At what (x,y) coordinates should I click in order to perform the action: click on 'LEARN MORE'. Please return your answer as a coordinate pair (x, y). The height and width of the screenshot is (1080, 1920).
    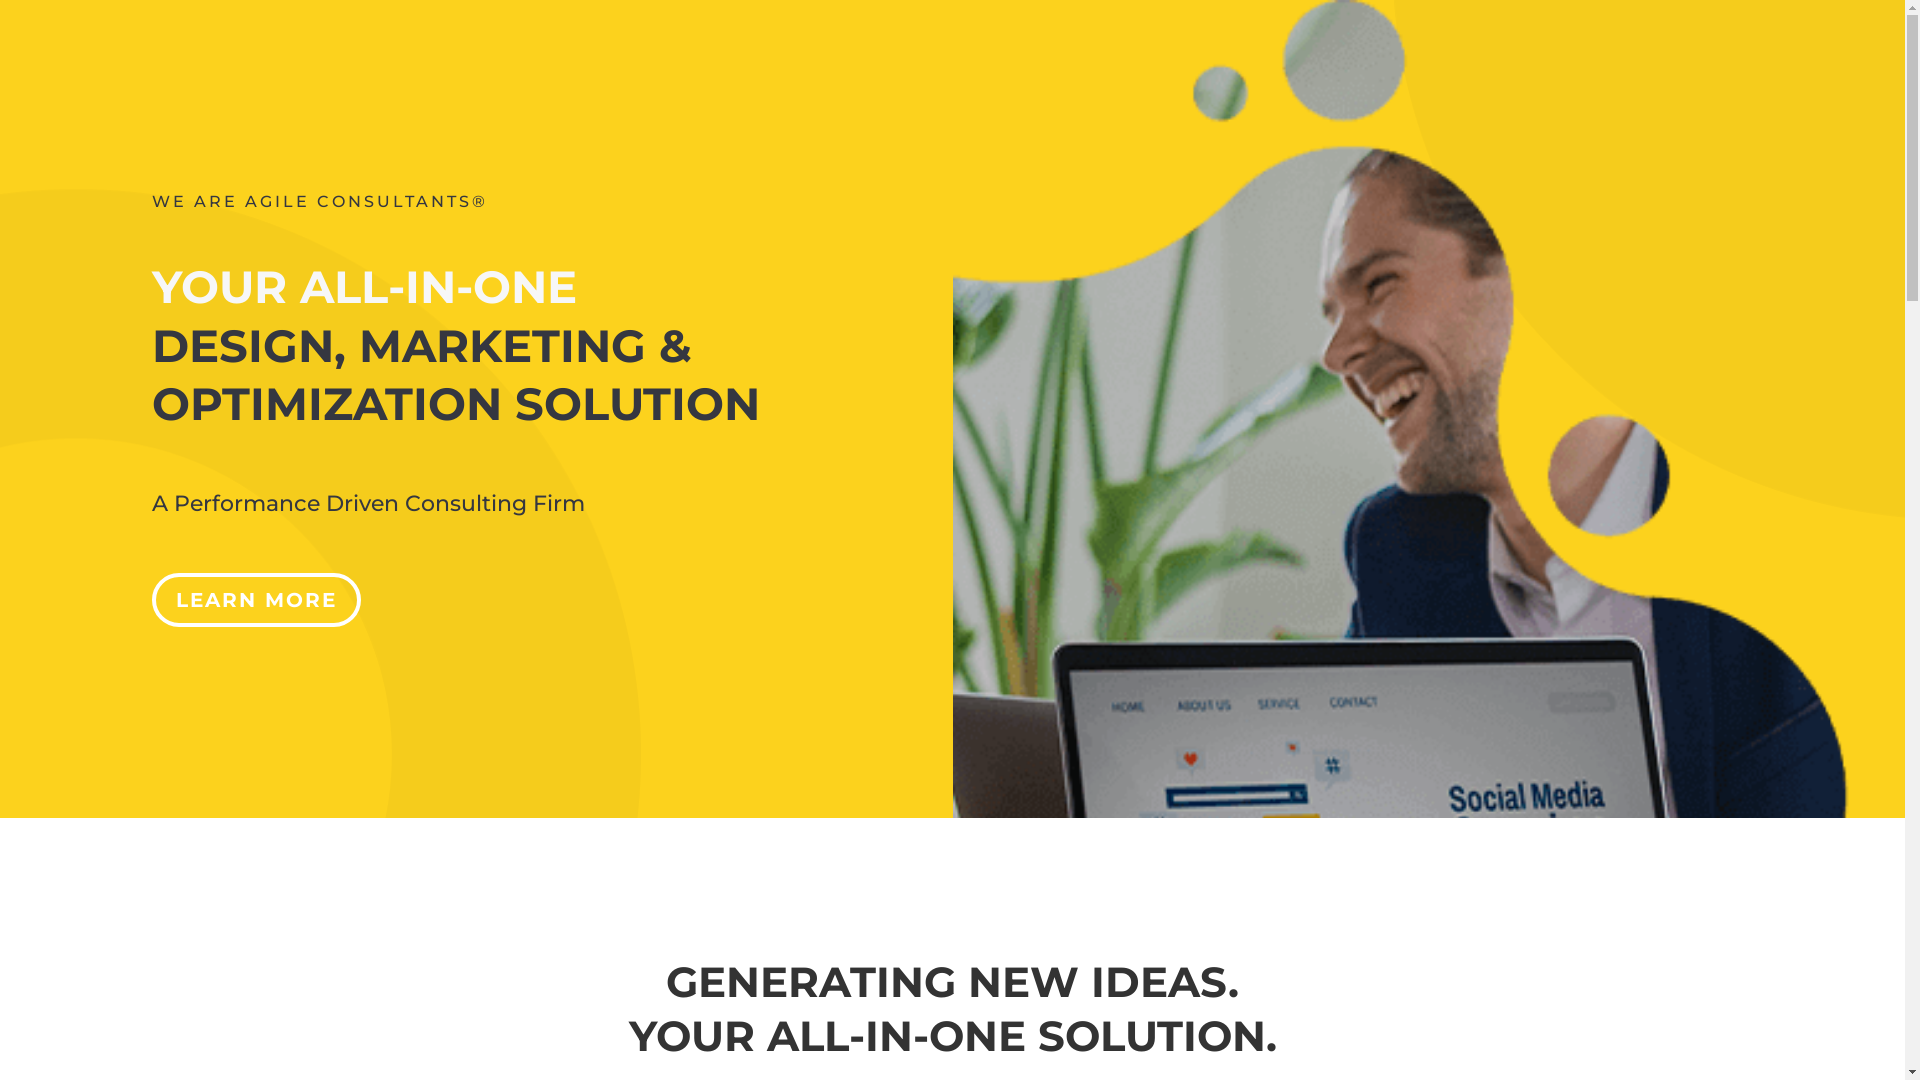
    Looking at the image, I should click on (255, 599).